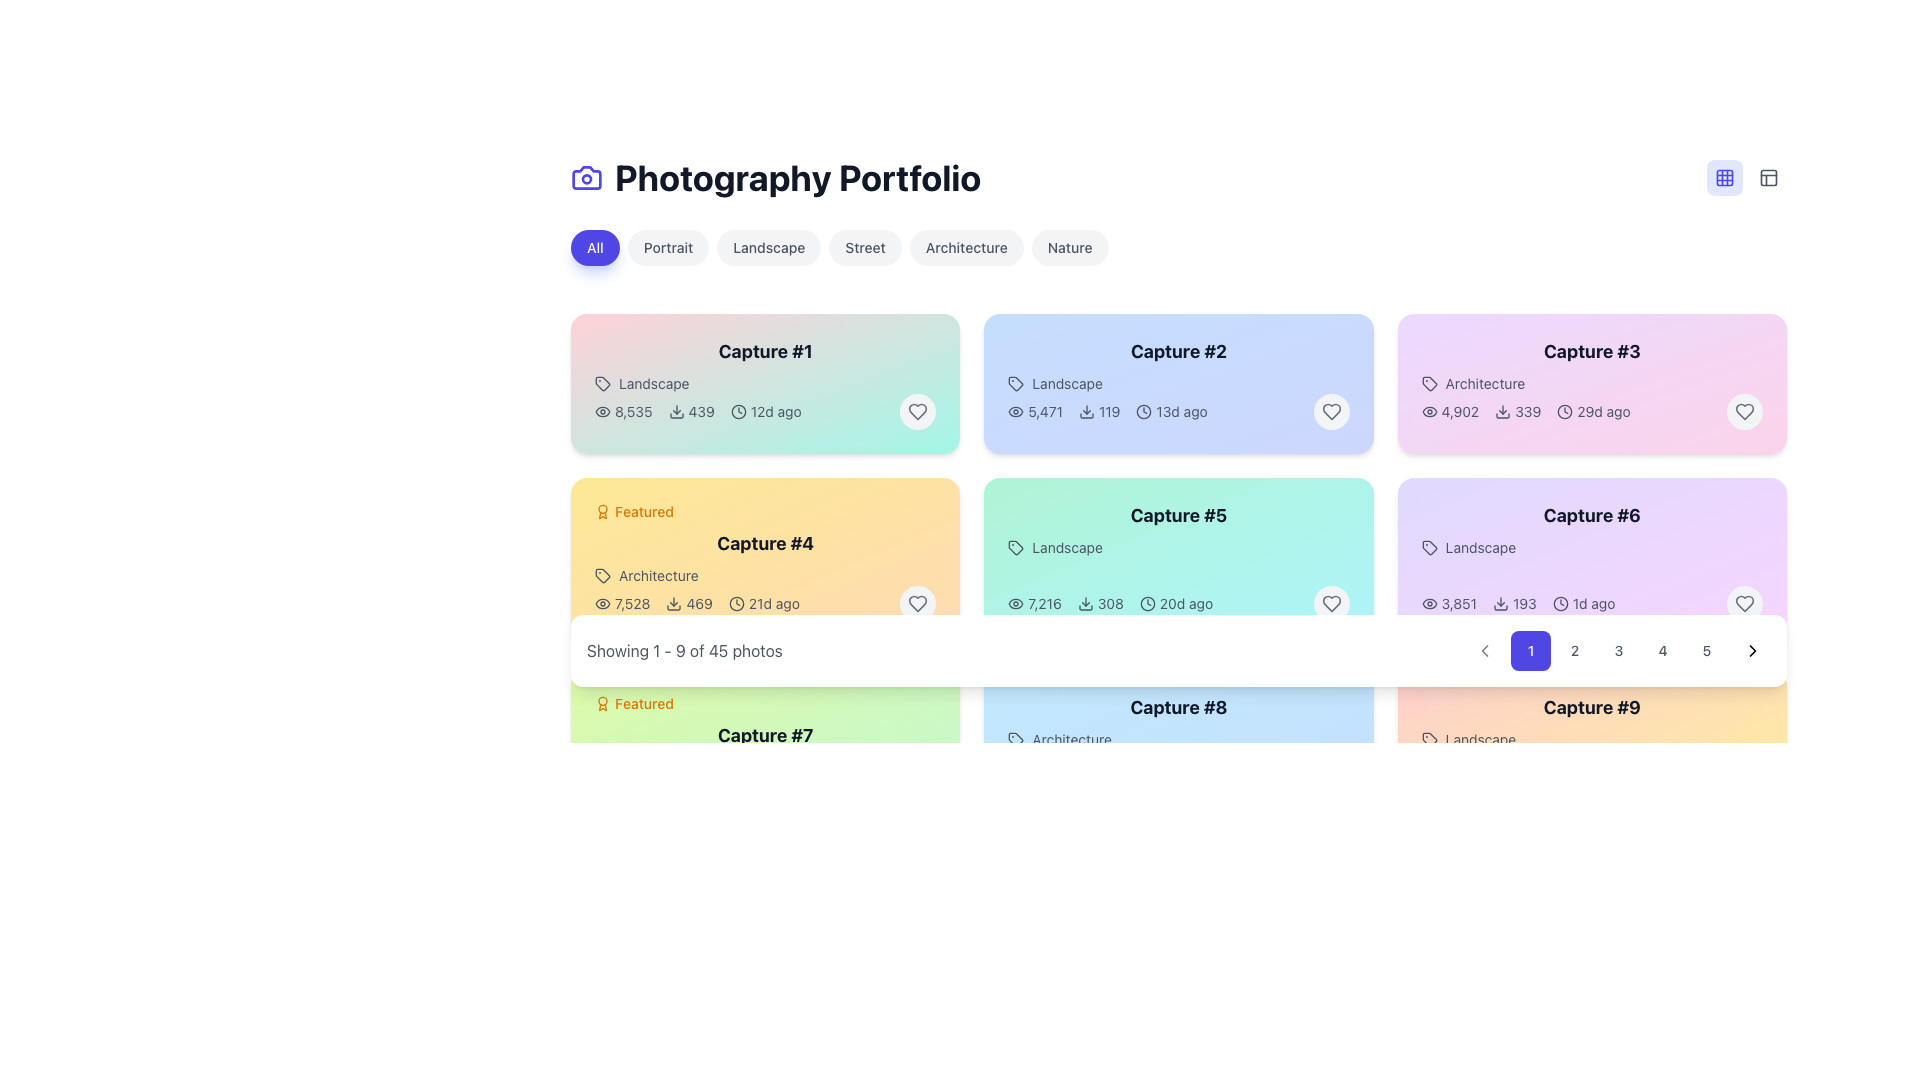 The width and height of the screenshot is (1920, 1080). Describe the element at coordinates (1618, 651) in the screenshot. I see `the third pagination button` at that location.